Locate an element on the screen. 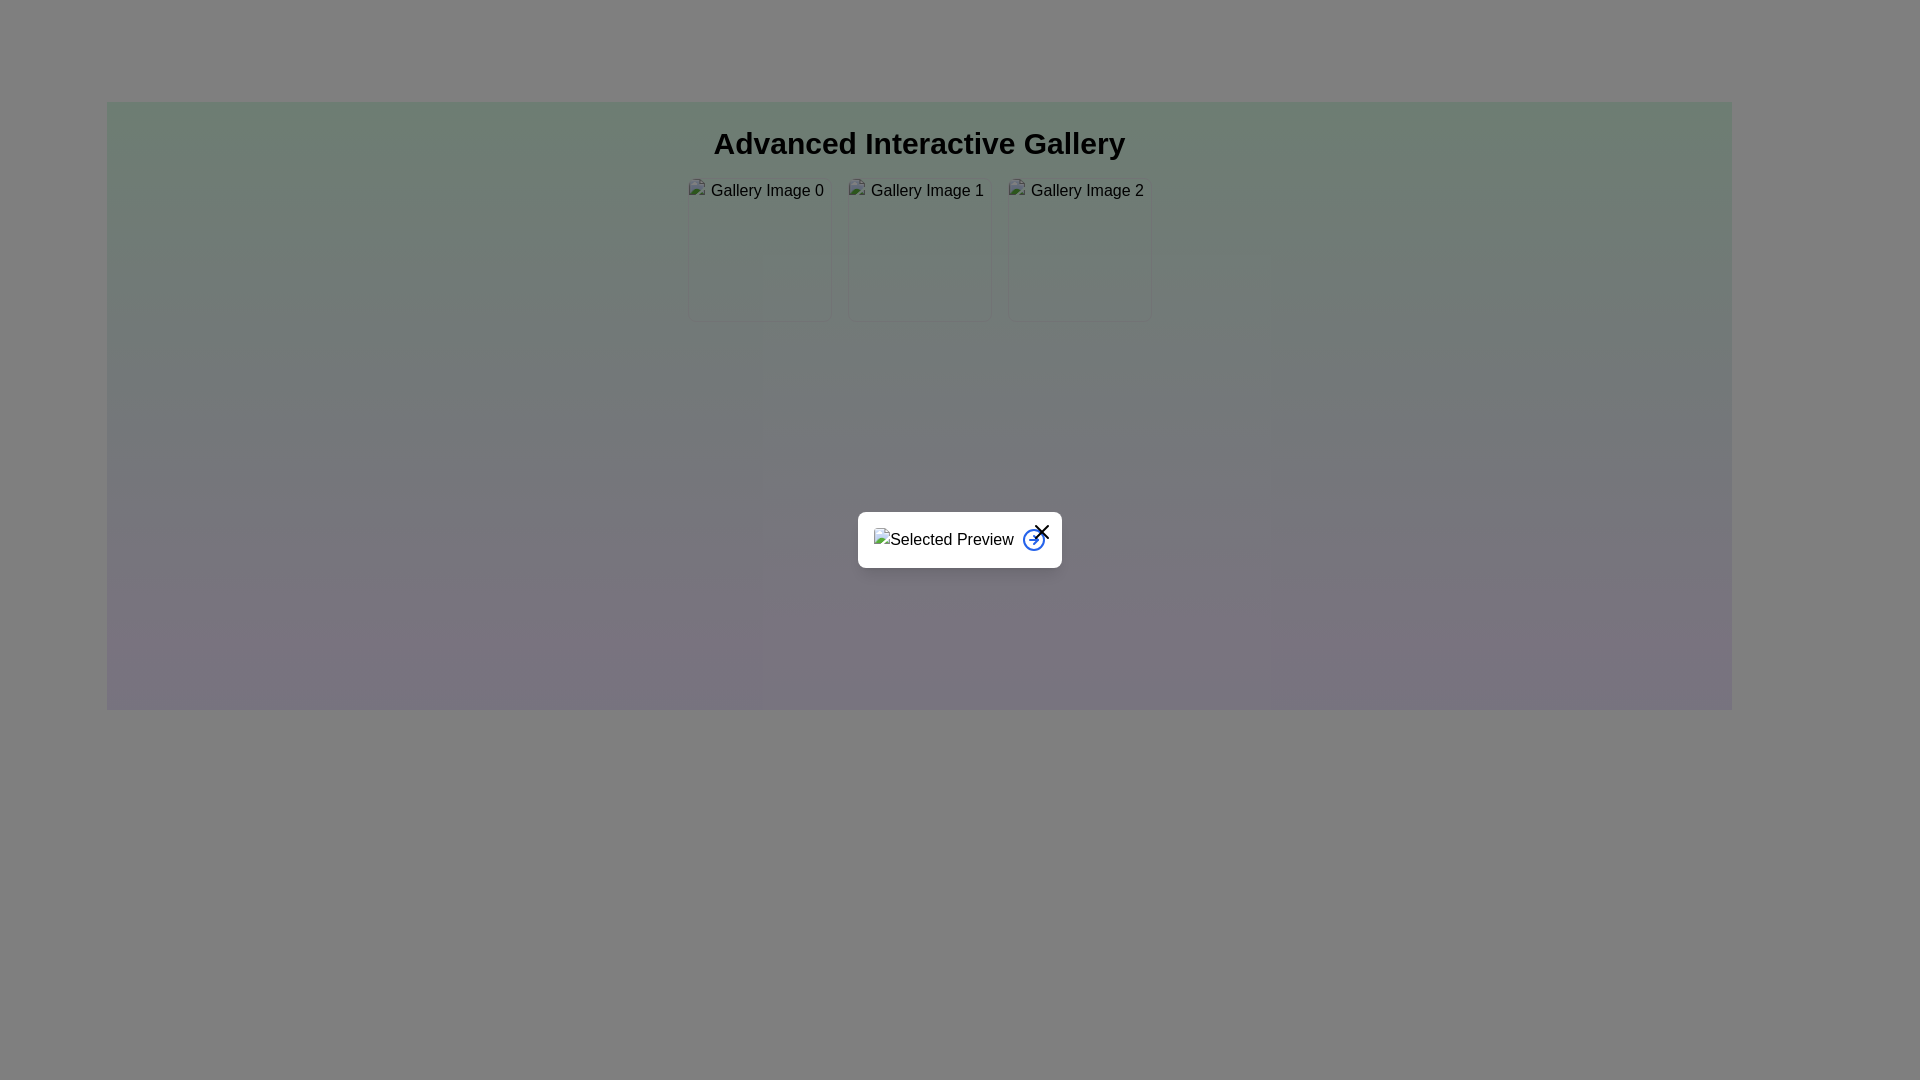 The height and width of the screenshot is (1080, 1920). the buttons or links within the modal dialog or pop-up that shows the selected preview image, located at the center of the viewport is located at coordinates (960, 540).